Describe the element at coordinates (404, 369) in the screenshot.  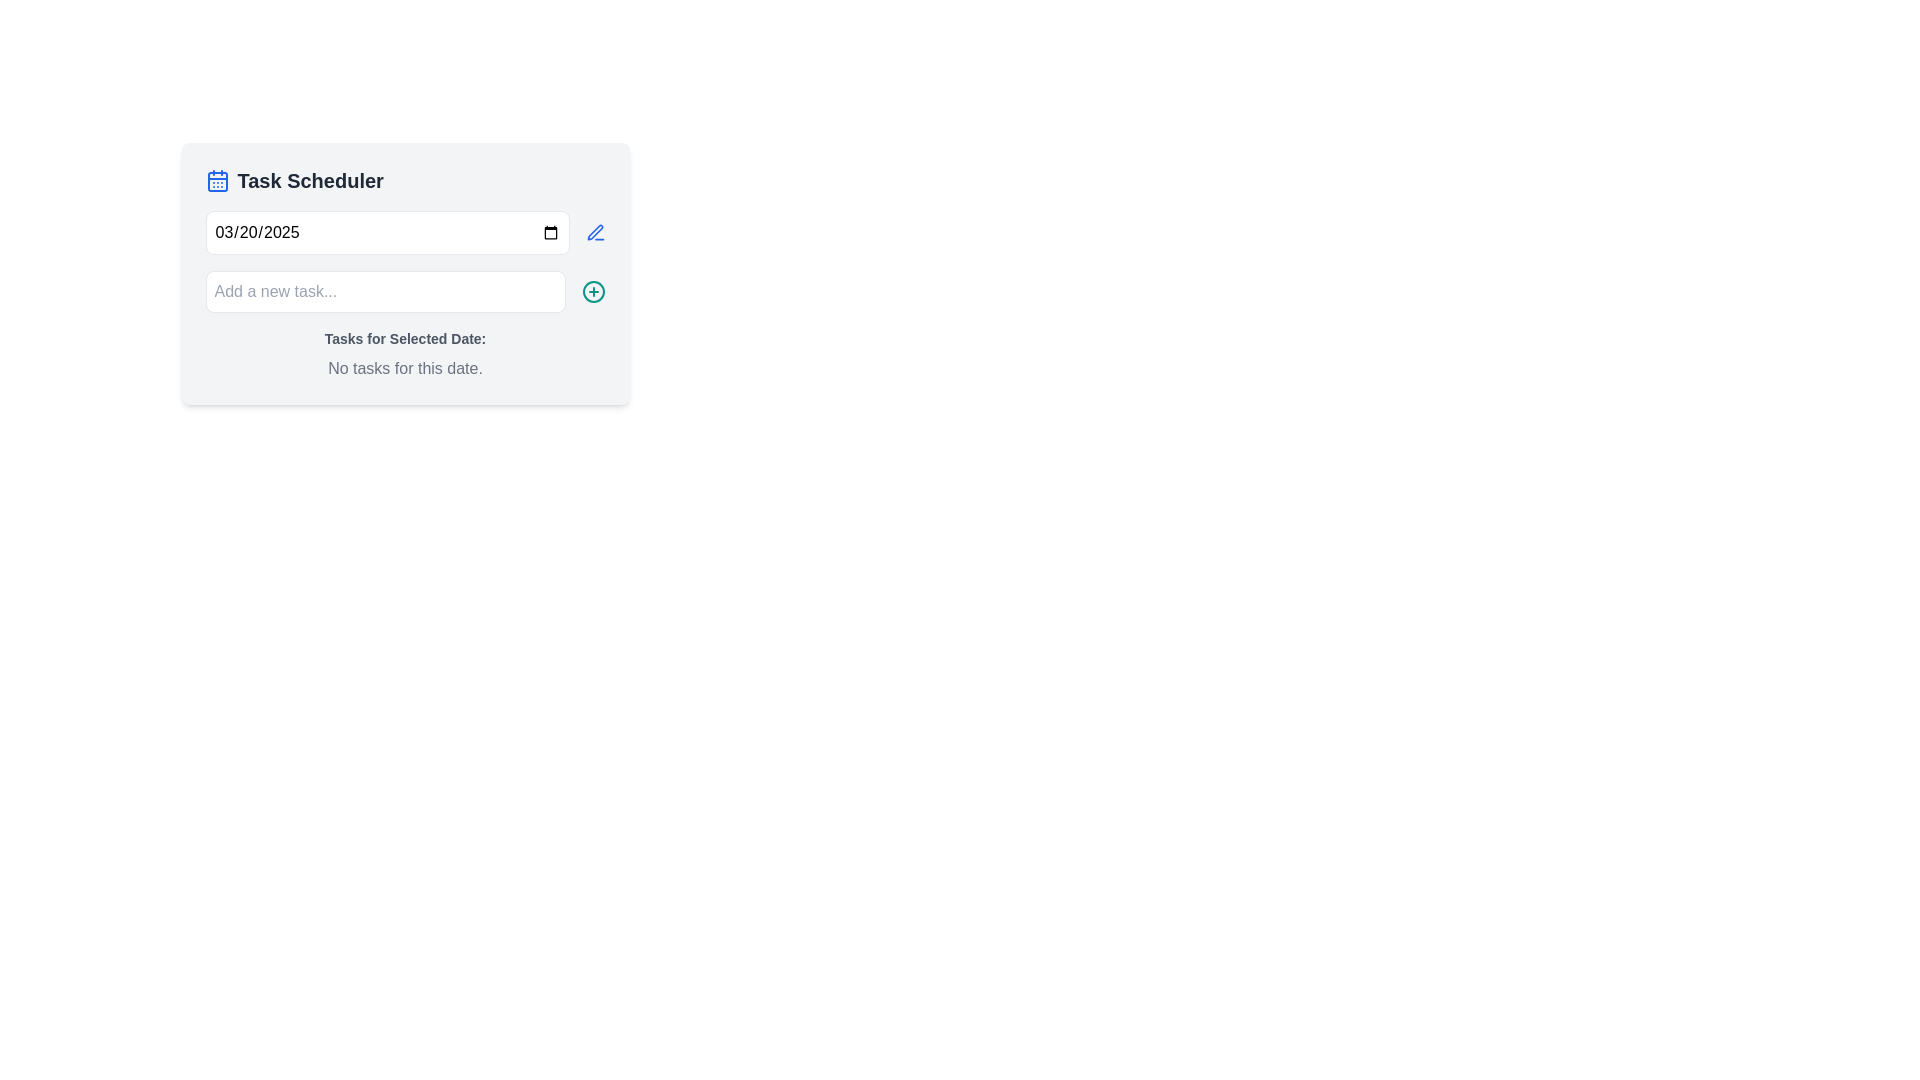
I see `the static text that indicates there are no tasks scheduled for the selected date, located beneath the subtitle 'Tasks for Selected Date:' within the 'Task Scheduler' card` at that location.